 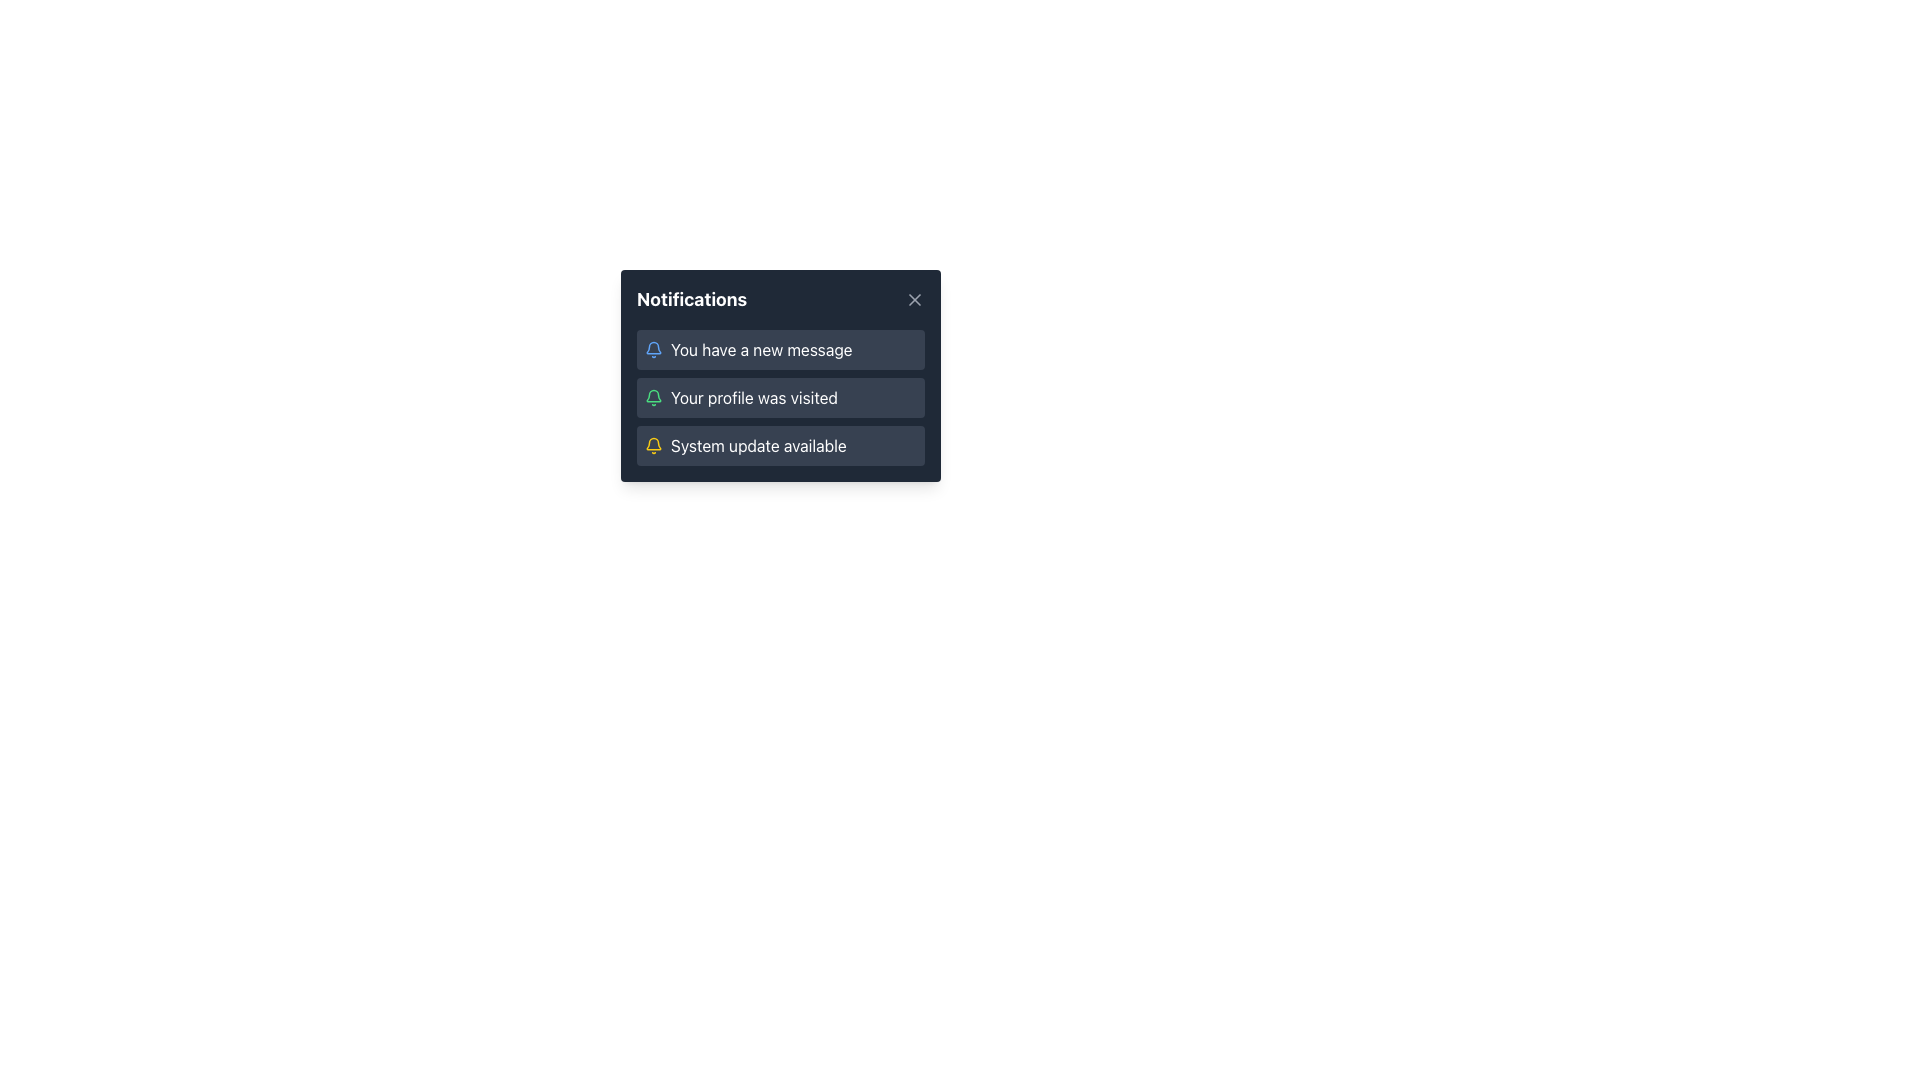 I want to click on the 'Notifications' text label displayed in bold and large font, so click(x=692, y=300).